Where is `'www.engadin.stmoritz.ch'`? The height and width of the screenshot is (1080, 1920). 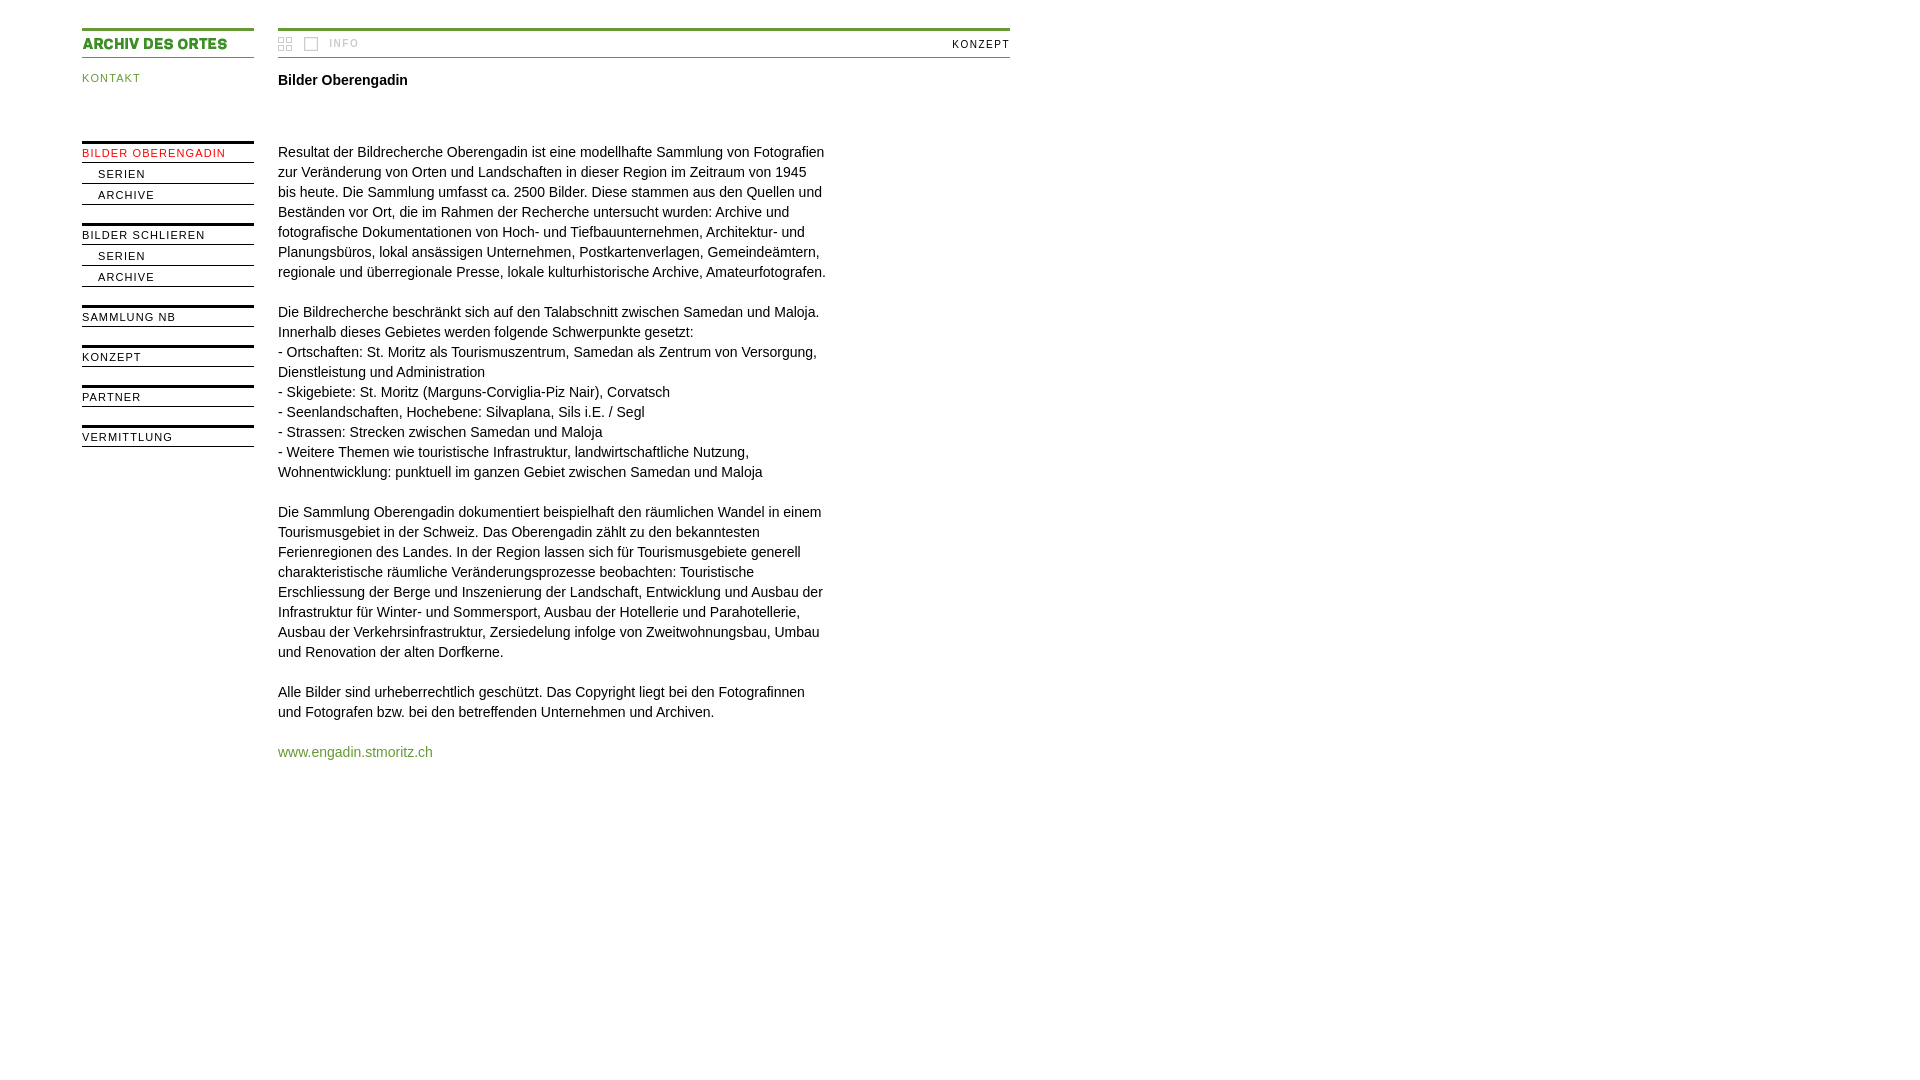 'www.engadin.stmoritz.ch' is located at coordinates (355, 752).